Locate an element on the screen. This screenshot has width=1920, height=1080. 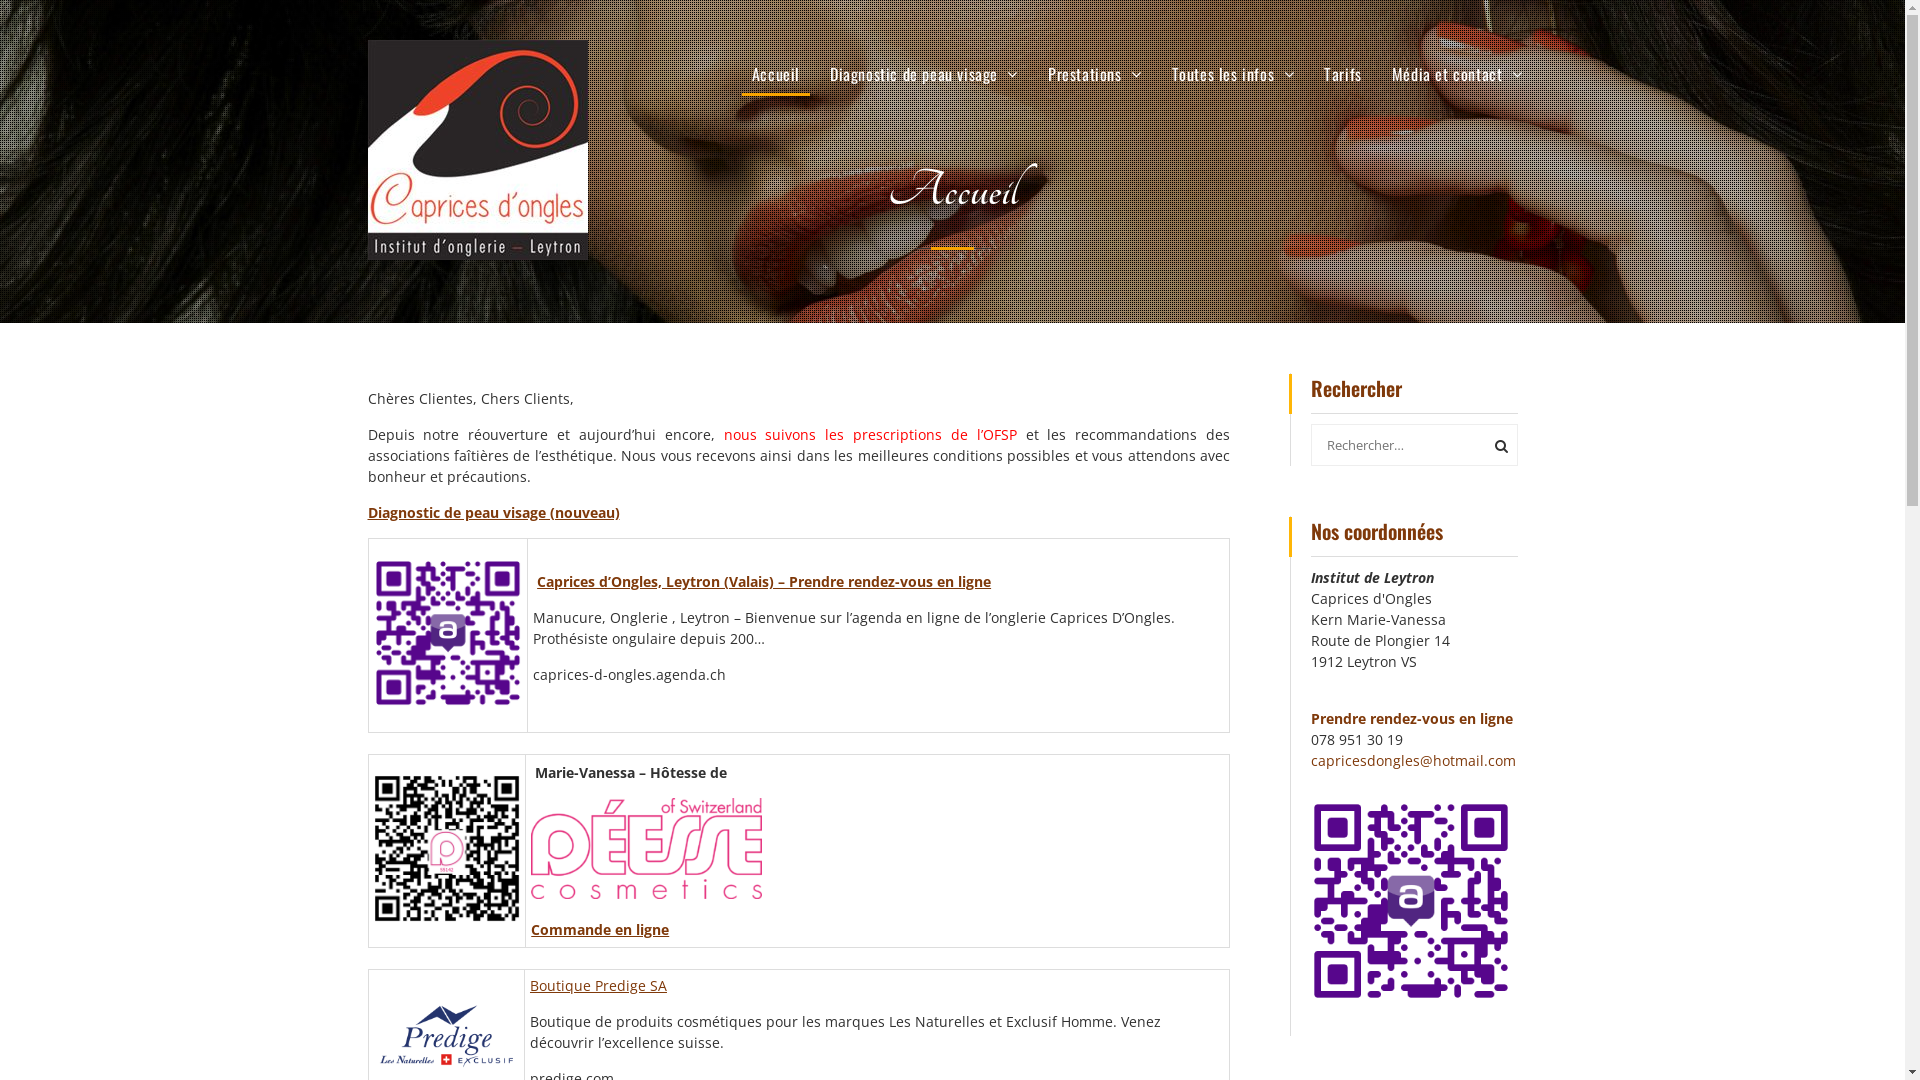
'Boutique Predige SA' is located at coordinates (597, 984).